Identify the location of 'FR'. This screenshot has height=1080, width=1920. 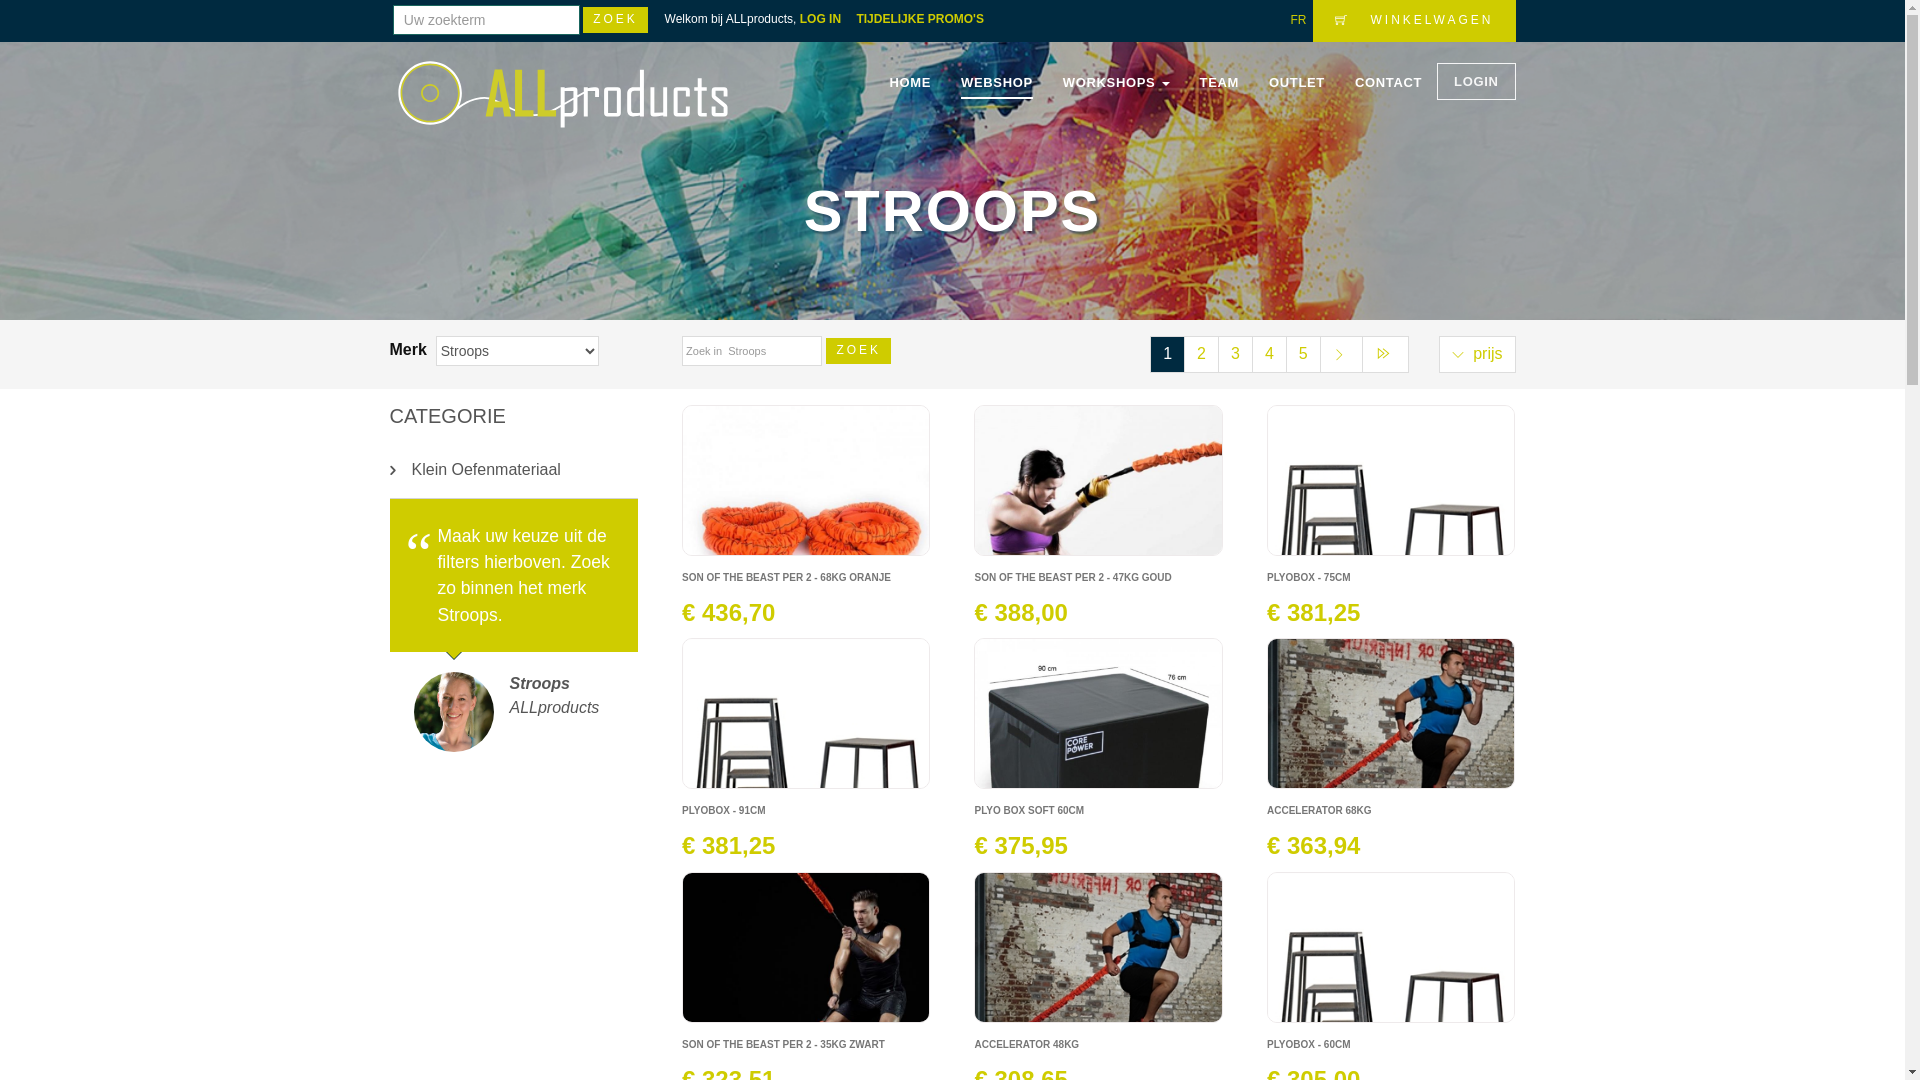
(1297, 19).